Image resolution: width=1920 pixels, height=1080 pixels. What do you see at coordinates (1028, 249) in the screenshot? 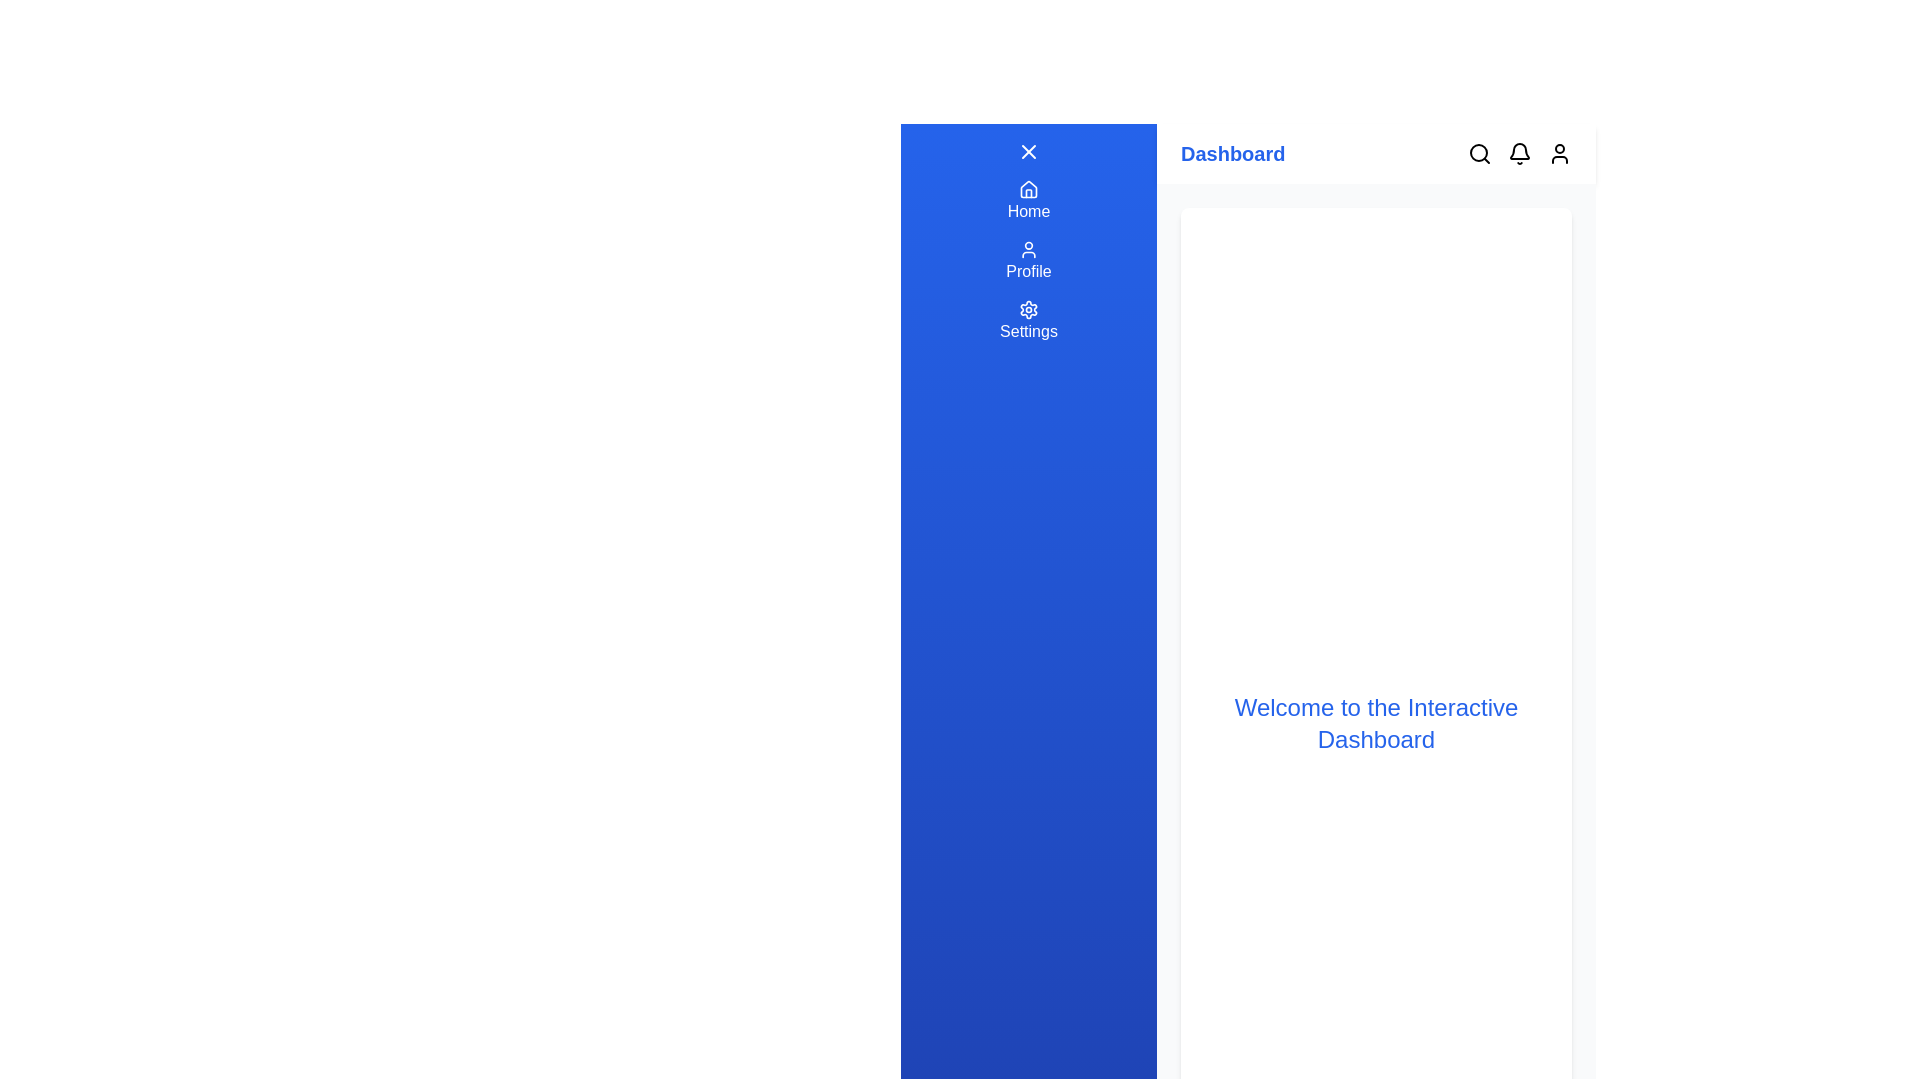
I see `the user profile icon in the vertical navigation menu` at bounding box center [1028, 249].